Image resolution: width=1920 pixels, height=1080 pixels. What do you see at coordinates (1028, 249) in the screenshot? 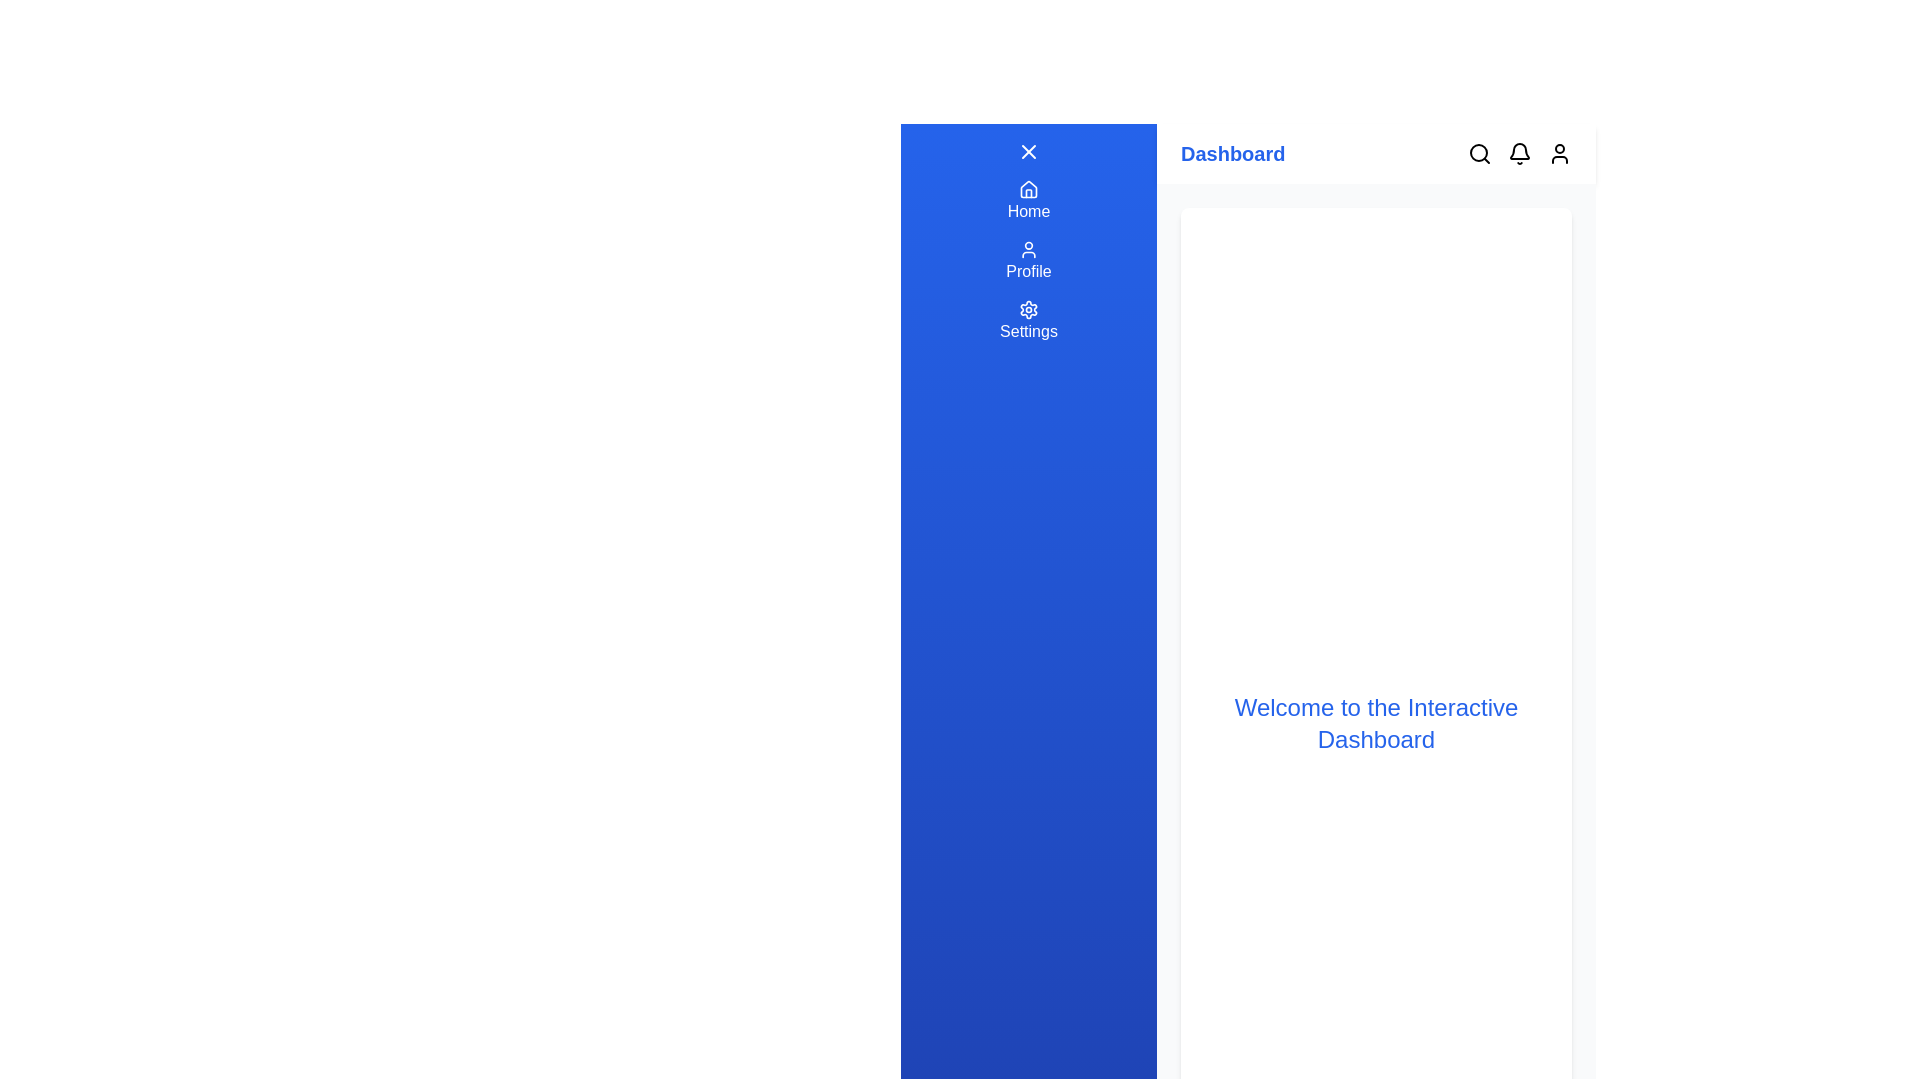
I see `the user profile icon in the vertical navigation menu` at bounding box center [1028, 249].